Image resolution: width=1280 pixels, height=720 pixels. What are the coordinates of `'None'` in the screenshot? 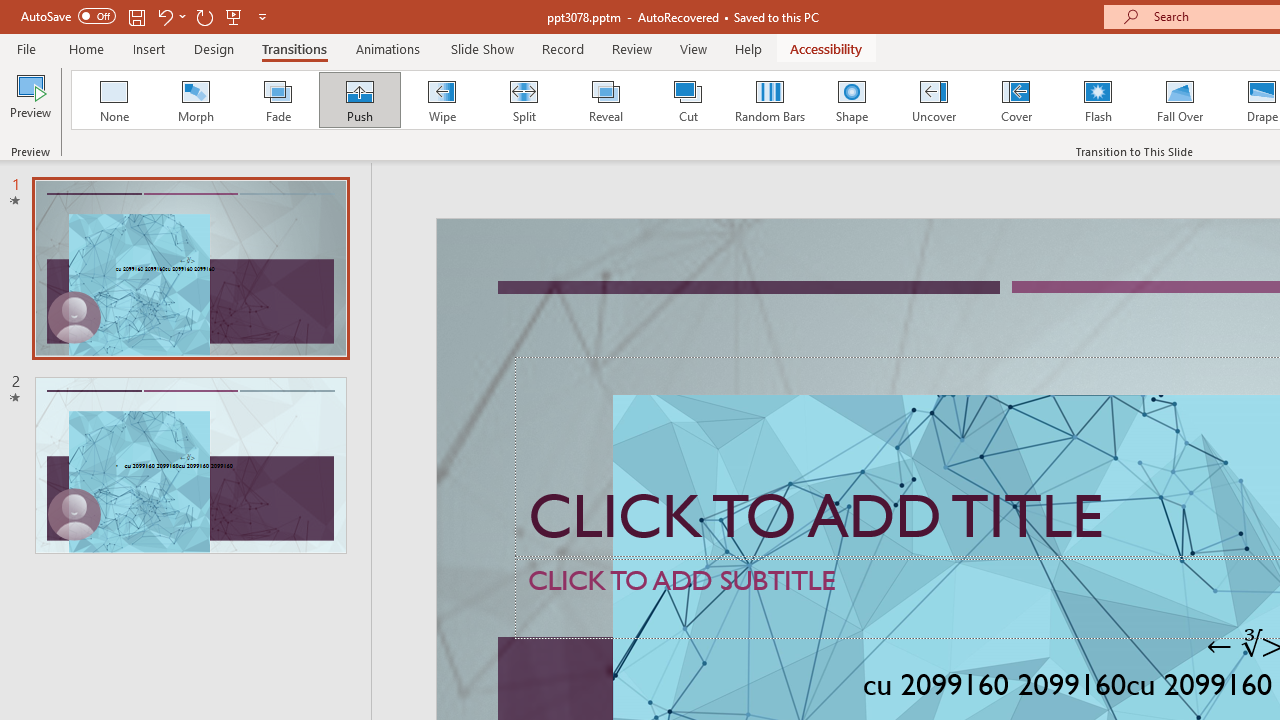 It's located at (112, 100).